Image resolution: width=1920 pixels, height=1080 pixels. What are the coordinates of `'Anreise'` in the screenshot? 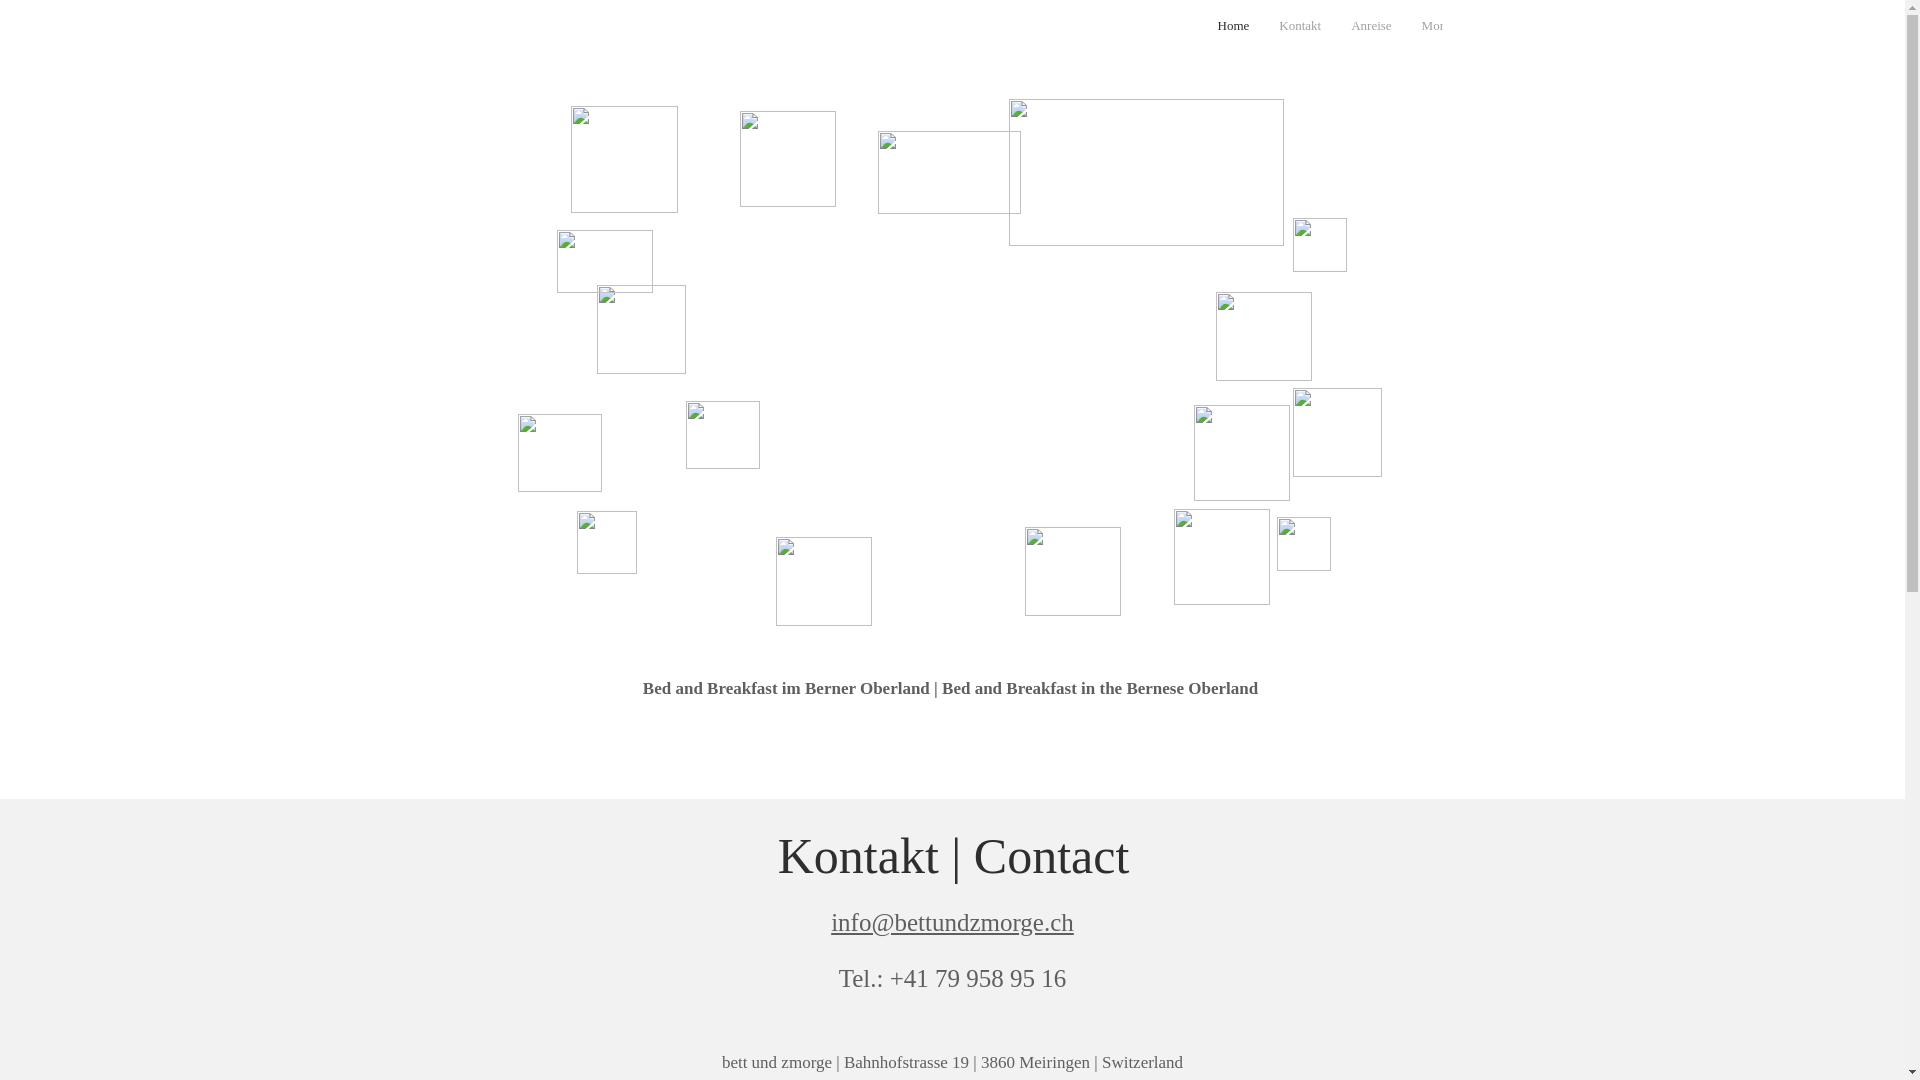 It's located at (1370, 31).